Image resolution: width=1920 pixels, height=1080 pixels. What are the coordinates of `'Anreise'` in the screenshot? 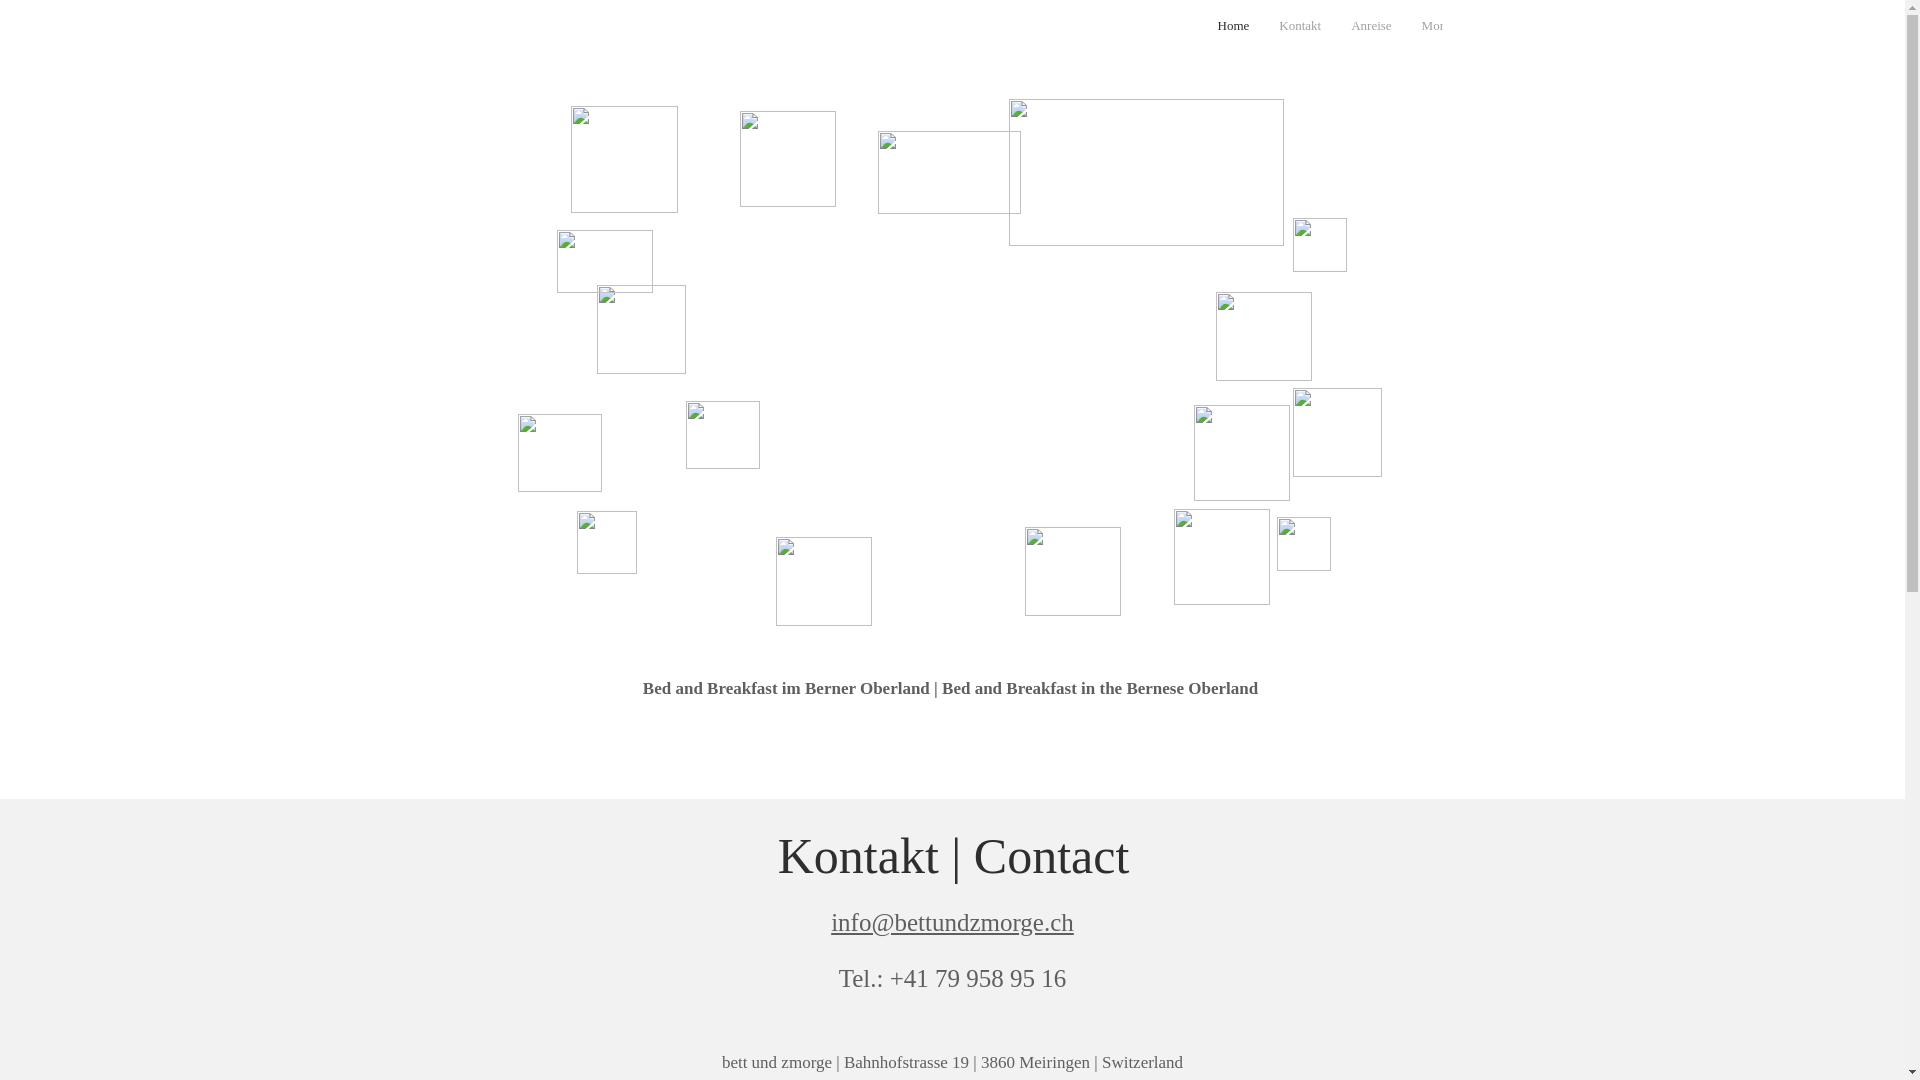 It's located at (1370, 31).